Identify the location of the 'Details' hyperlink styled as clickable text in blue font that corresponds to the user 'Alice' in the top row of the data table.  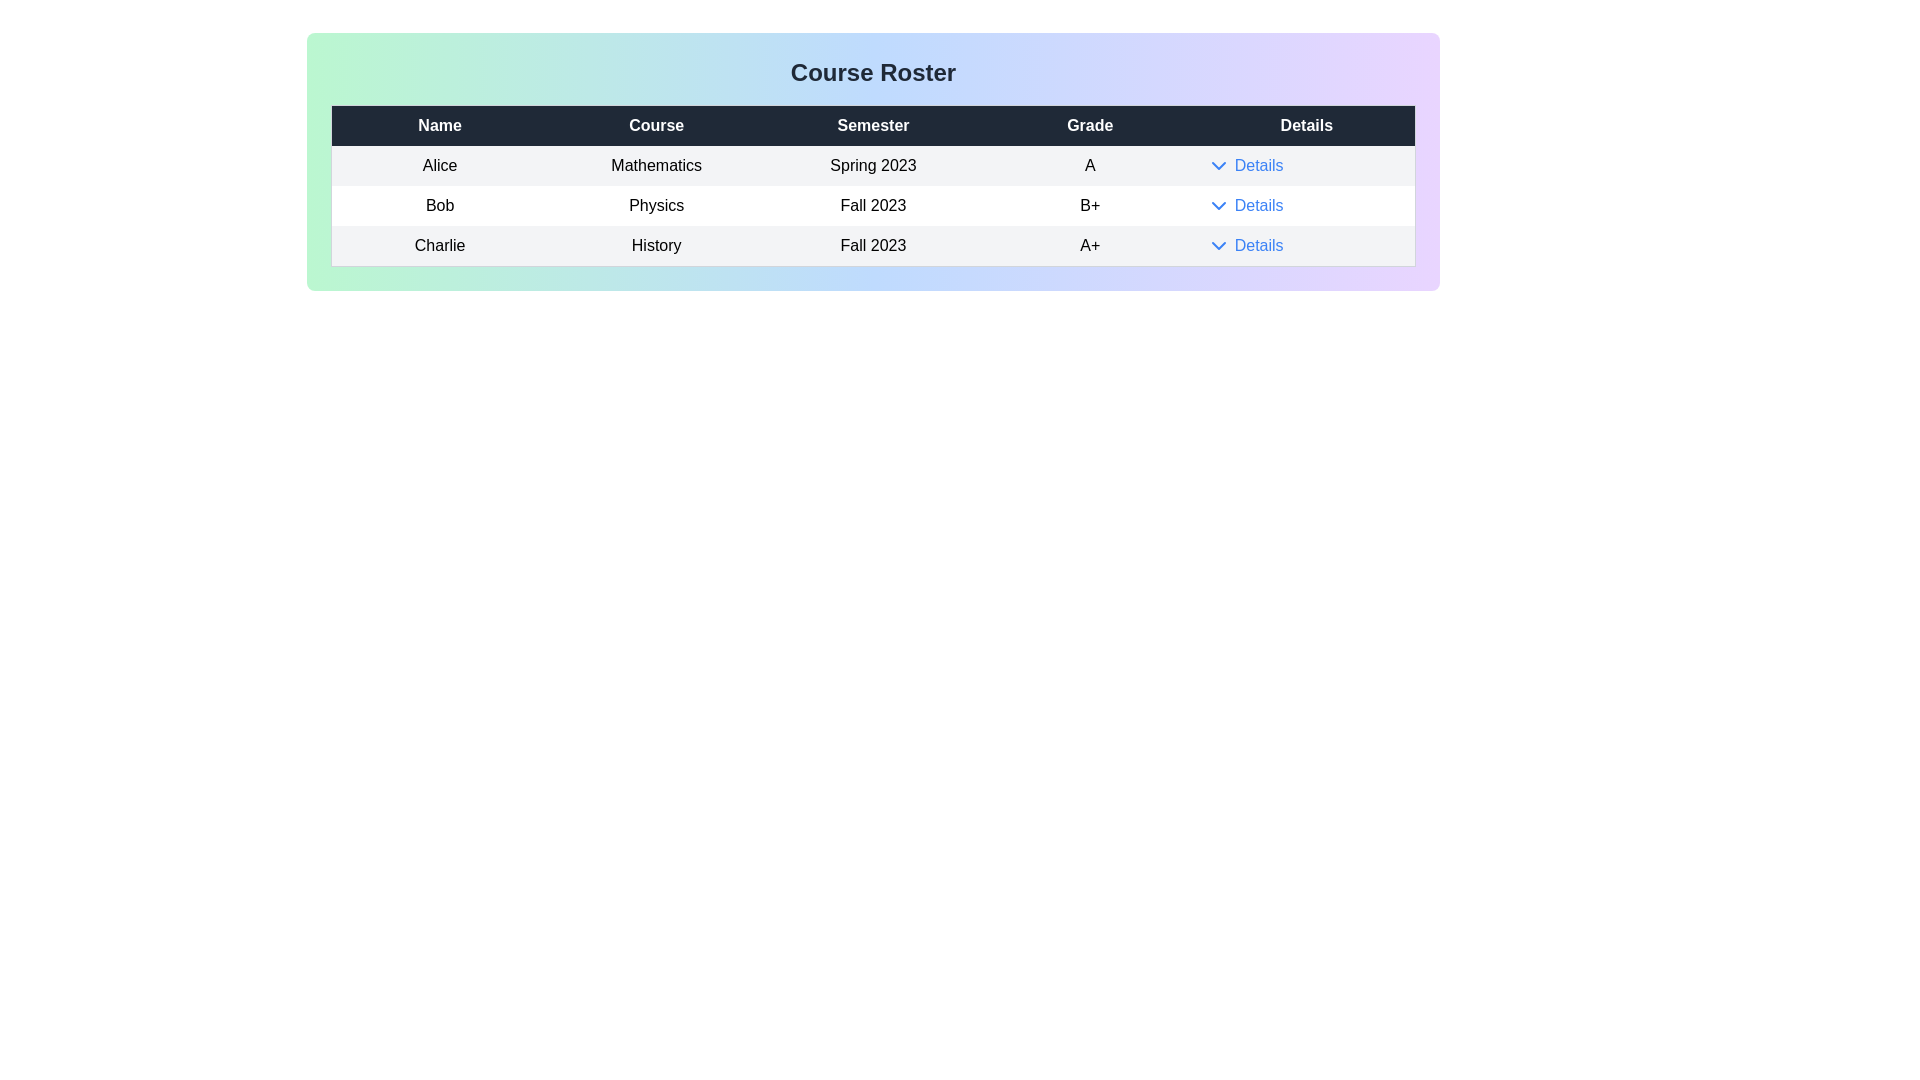
(1257, 164).